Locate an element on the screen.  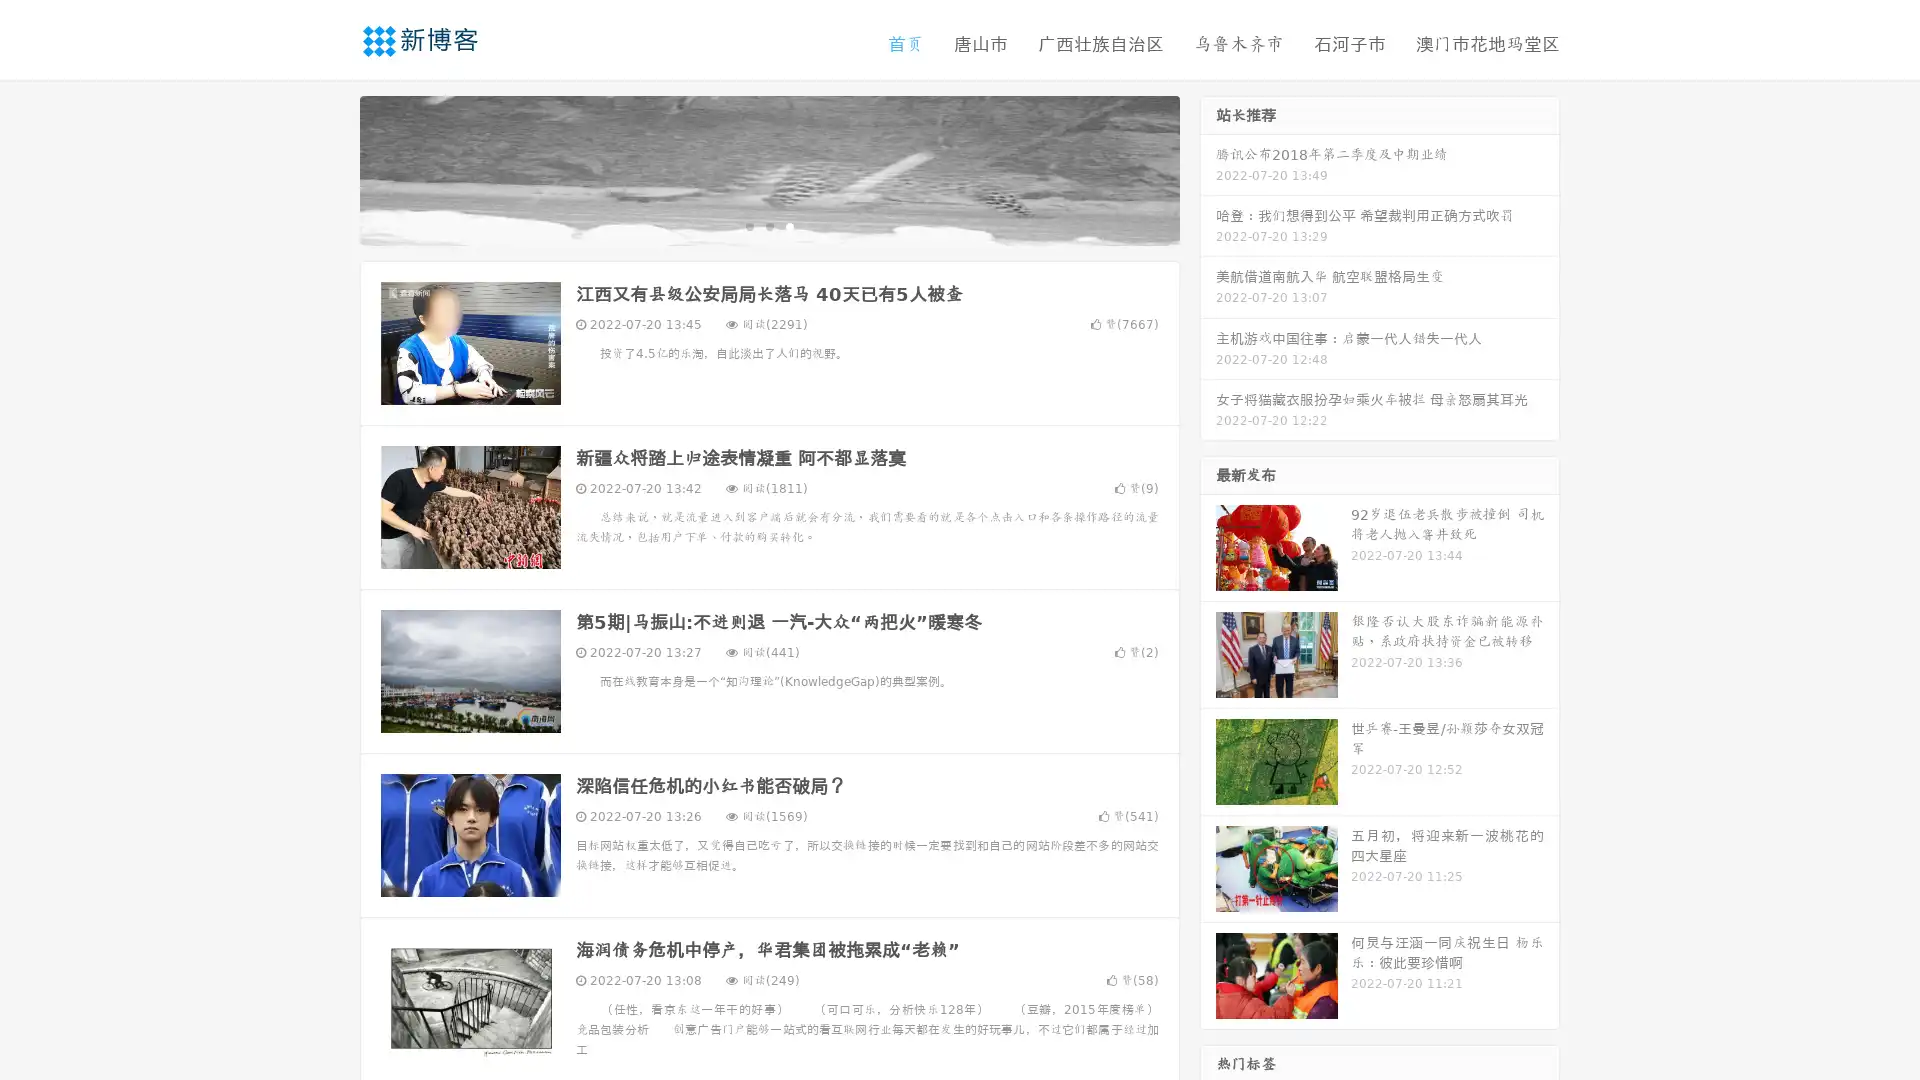
Go to slide 2 is located at coordinates (768, 225).